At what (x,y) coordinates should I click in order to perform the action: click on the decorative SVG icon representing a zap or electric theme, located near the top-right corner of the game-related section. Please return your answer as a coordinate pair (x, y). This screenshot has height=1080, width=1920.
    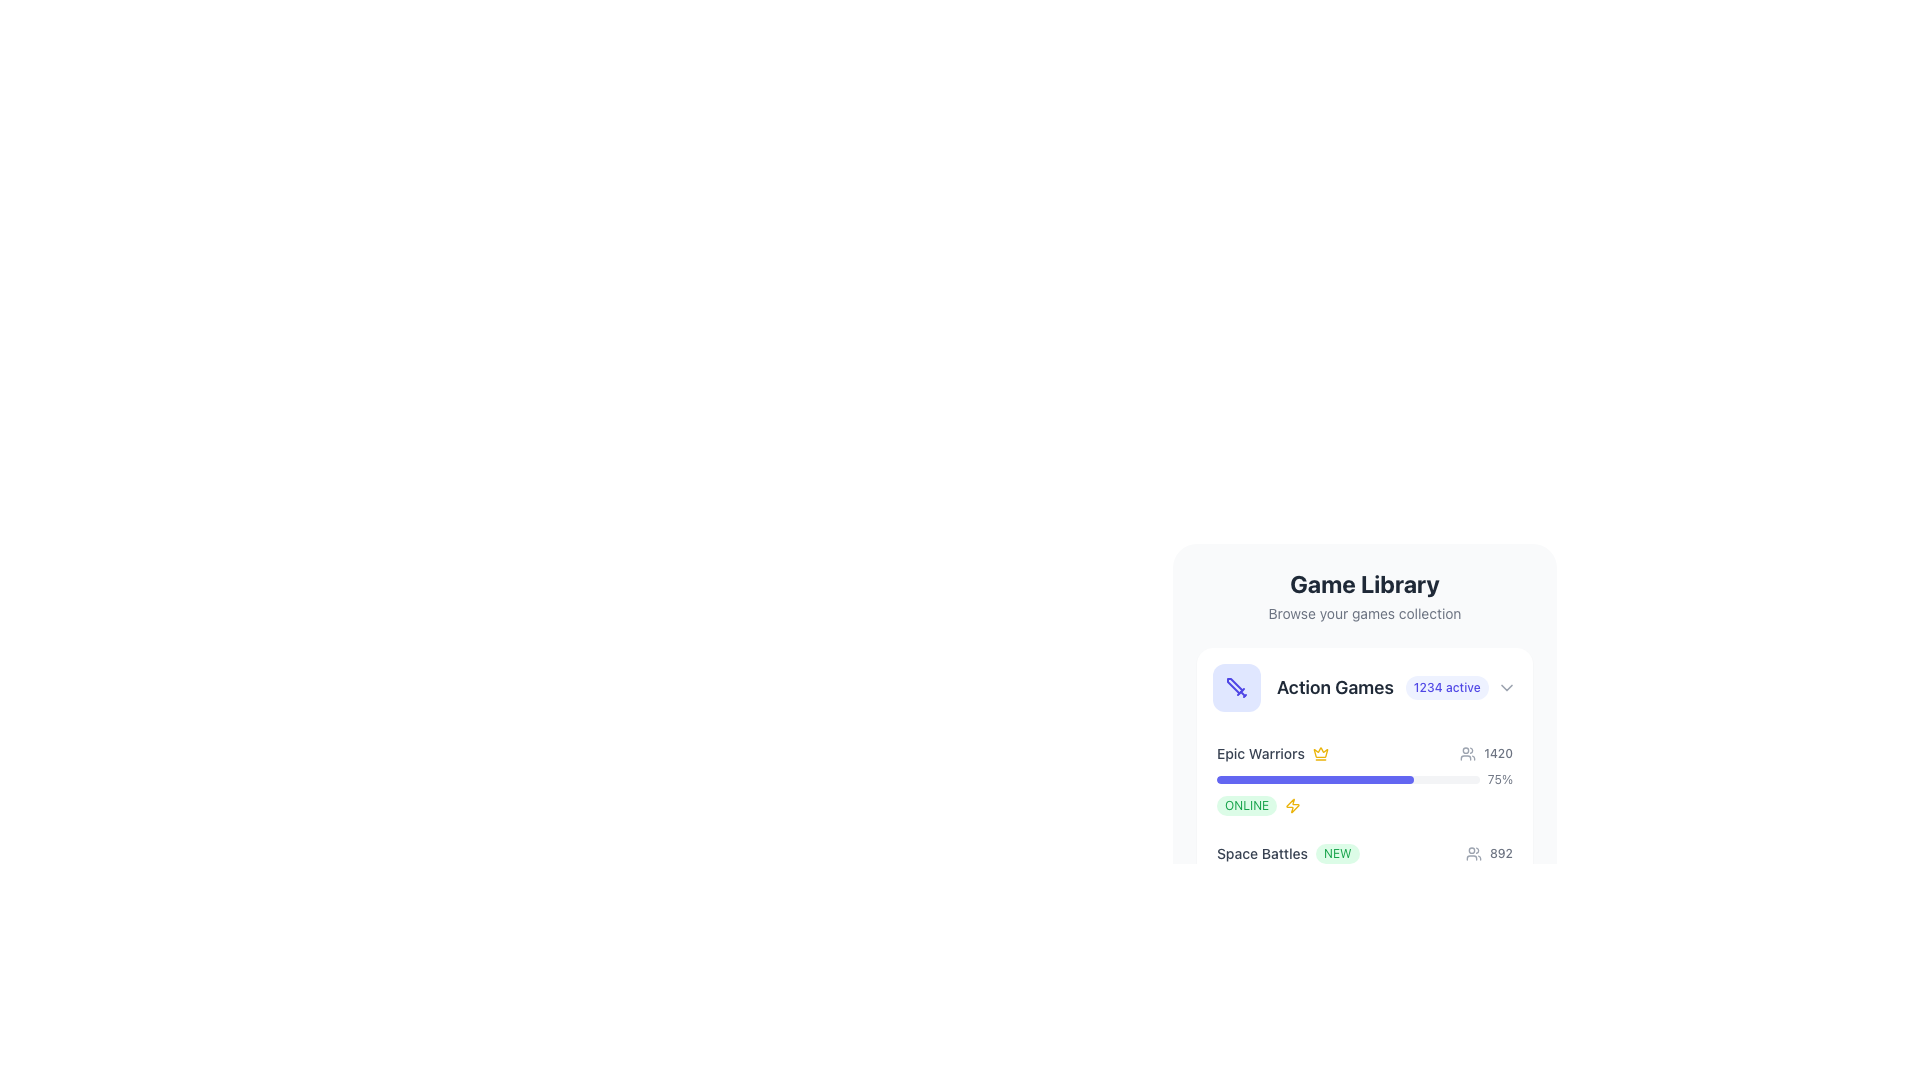
    Looking at the image, I should click on (1293, 805).